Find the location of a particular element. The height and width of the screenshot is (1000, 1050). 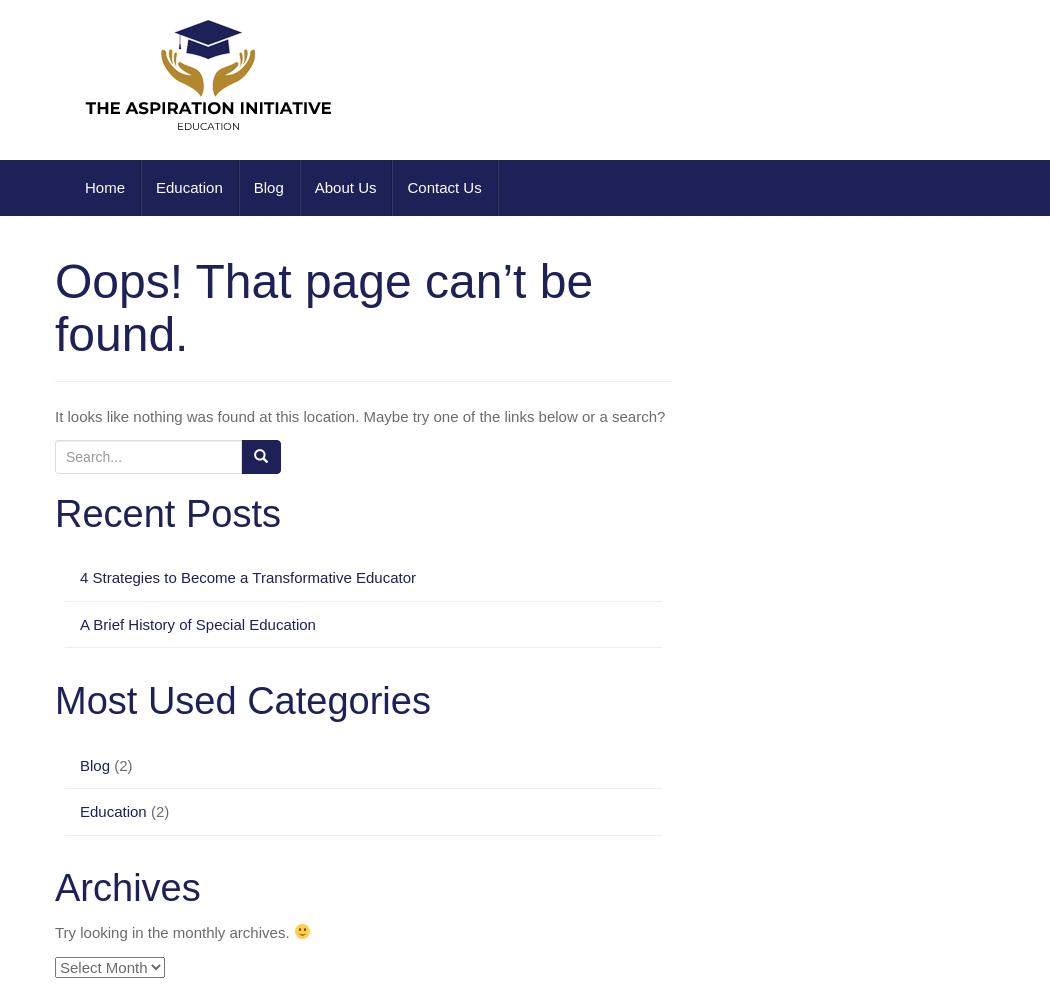

'A Brief History of Special Education' is located at coordinates (196, 622).